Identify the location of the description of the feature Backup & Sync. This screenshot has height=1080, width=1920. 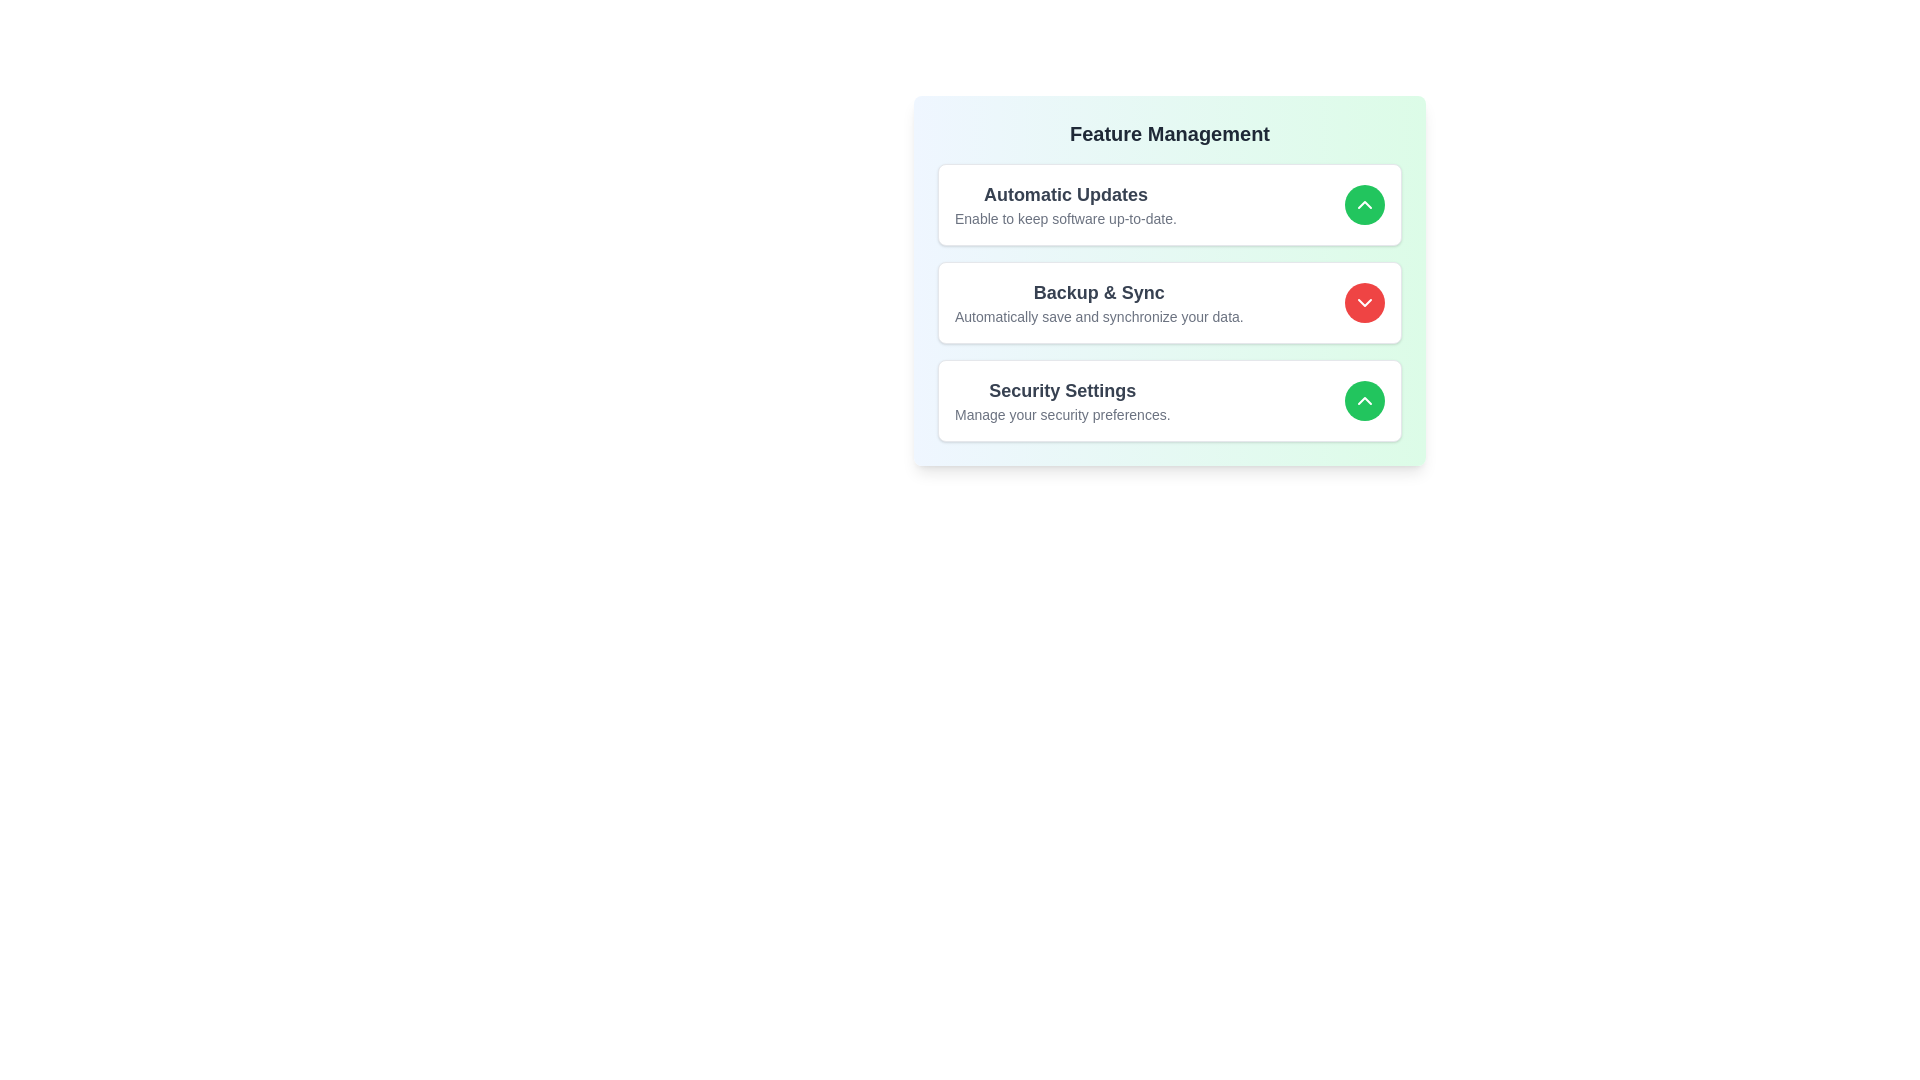
(1098, 303).